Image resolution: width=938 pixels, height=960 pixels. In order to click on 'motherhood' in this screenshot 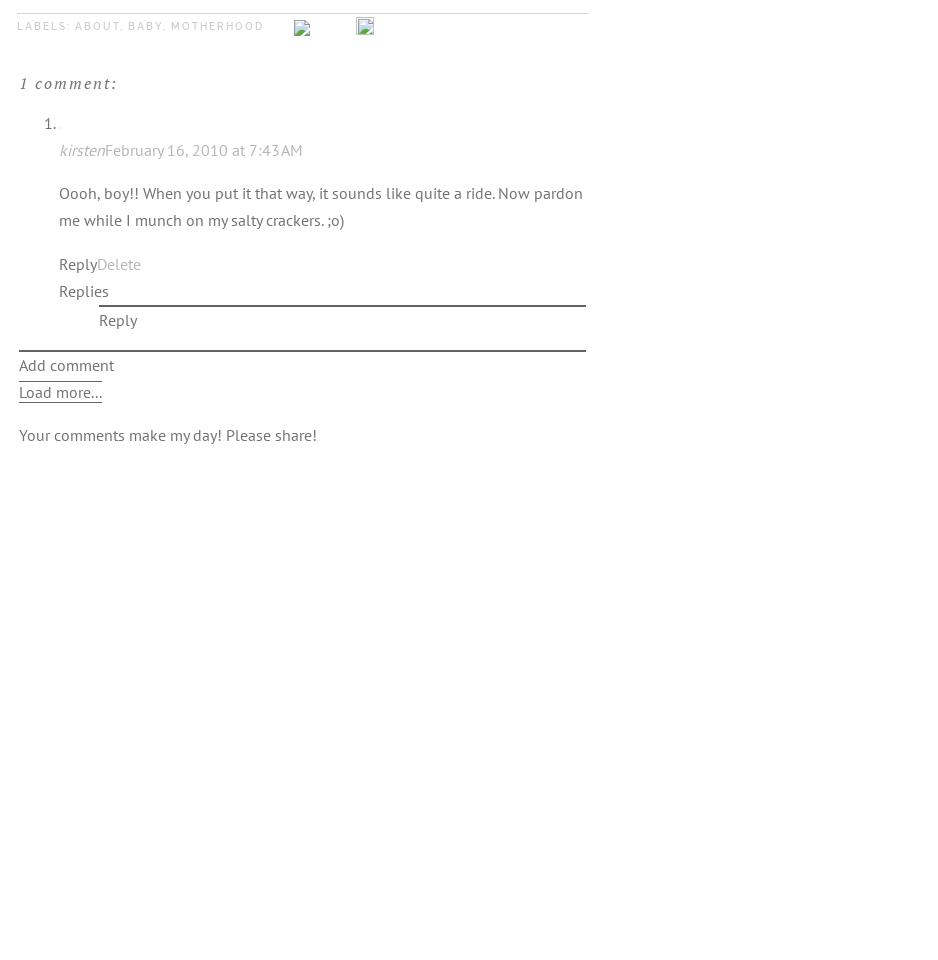, I will do `click(217, 24)`.